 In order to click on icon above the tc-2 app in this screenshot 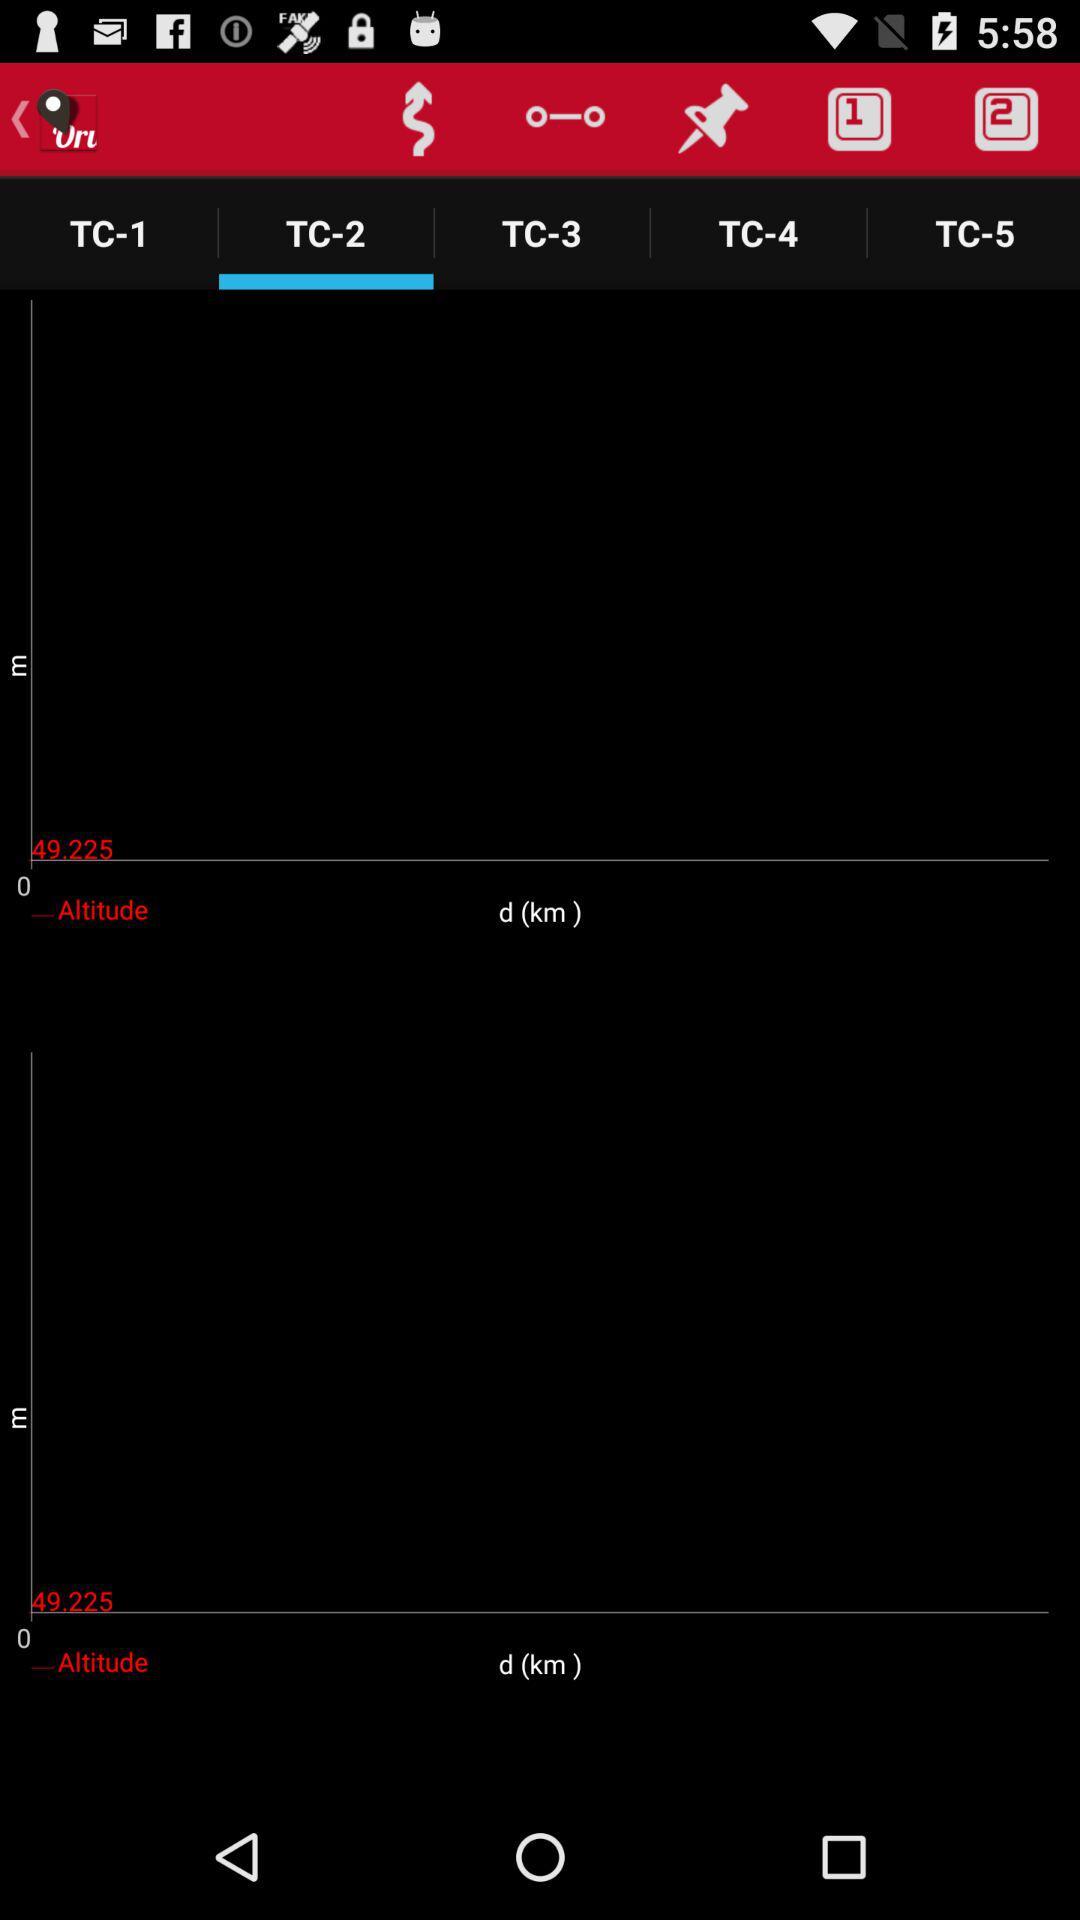, I will do `click(417, 118)`.